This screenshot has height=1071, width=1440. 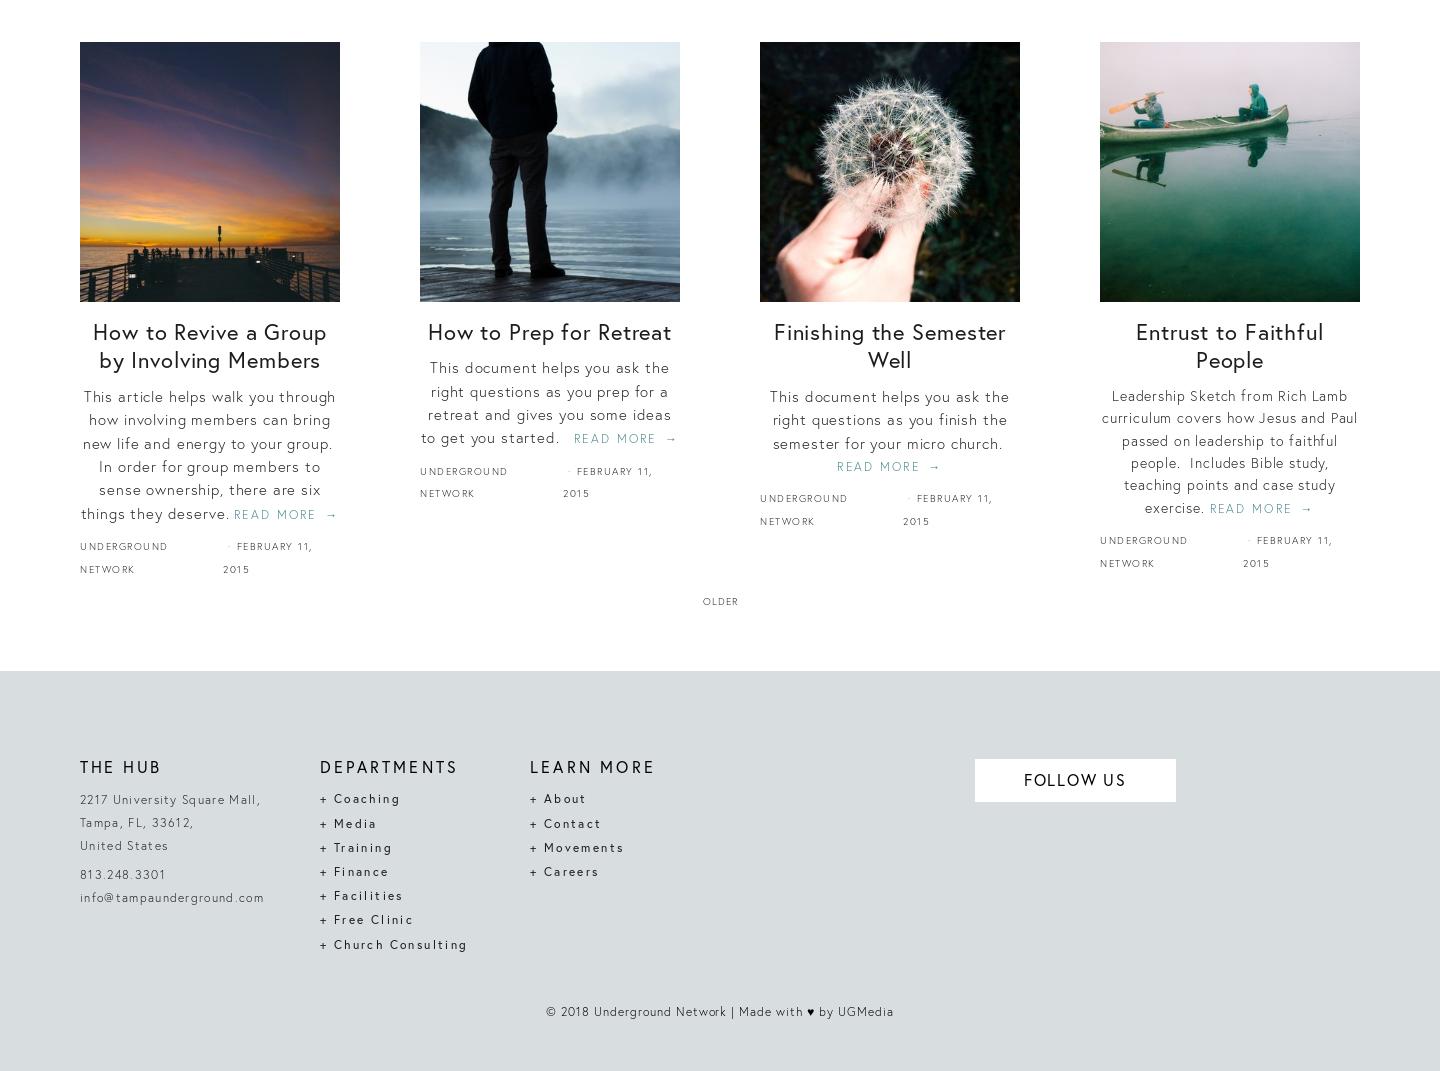 What do you see at coordinates (122, 844) in the screenshot?
I see `'United States'` at bounding box center [122, 844].